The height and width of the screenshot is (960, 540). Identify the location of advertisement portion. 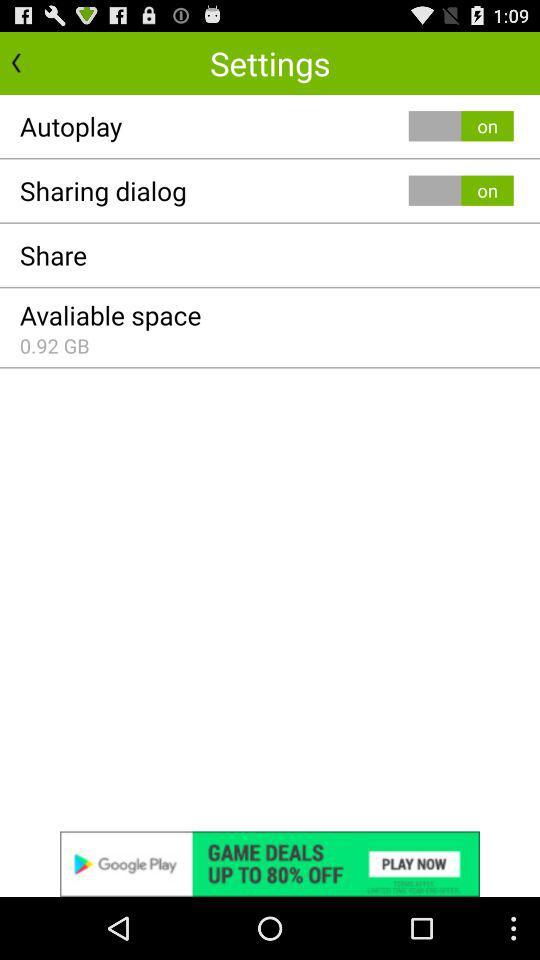
(270, 863).